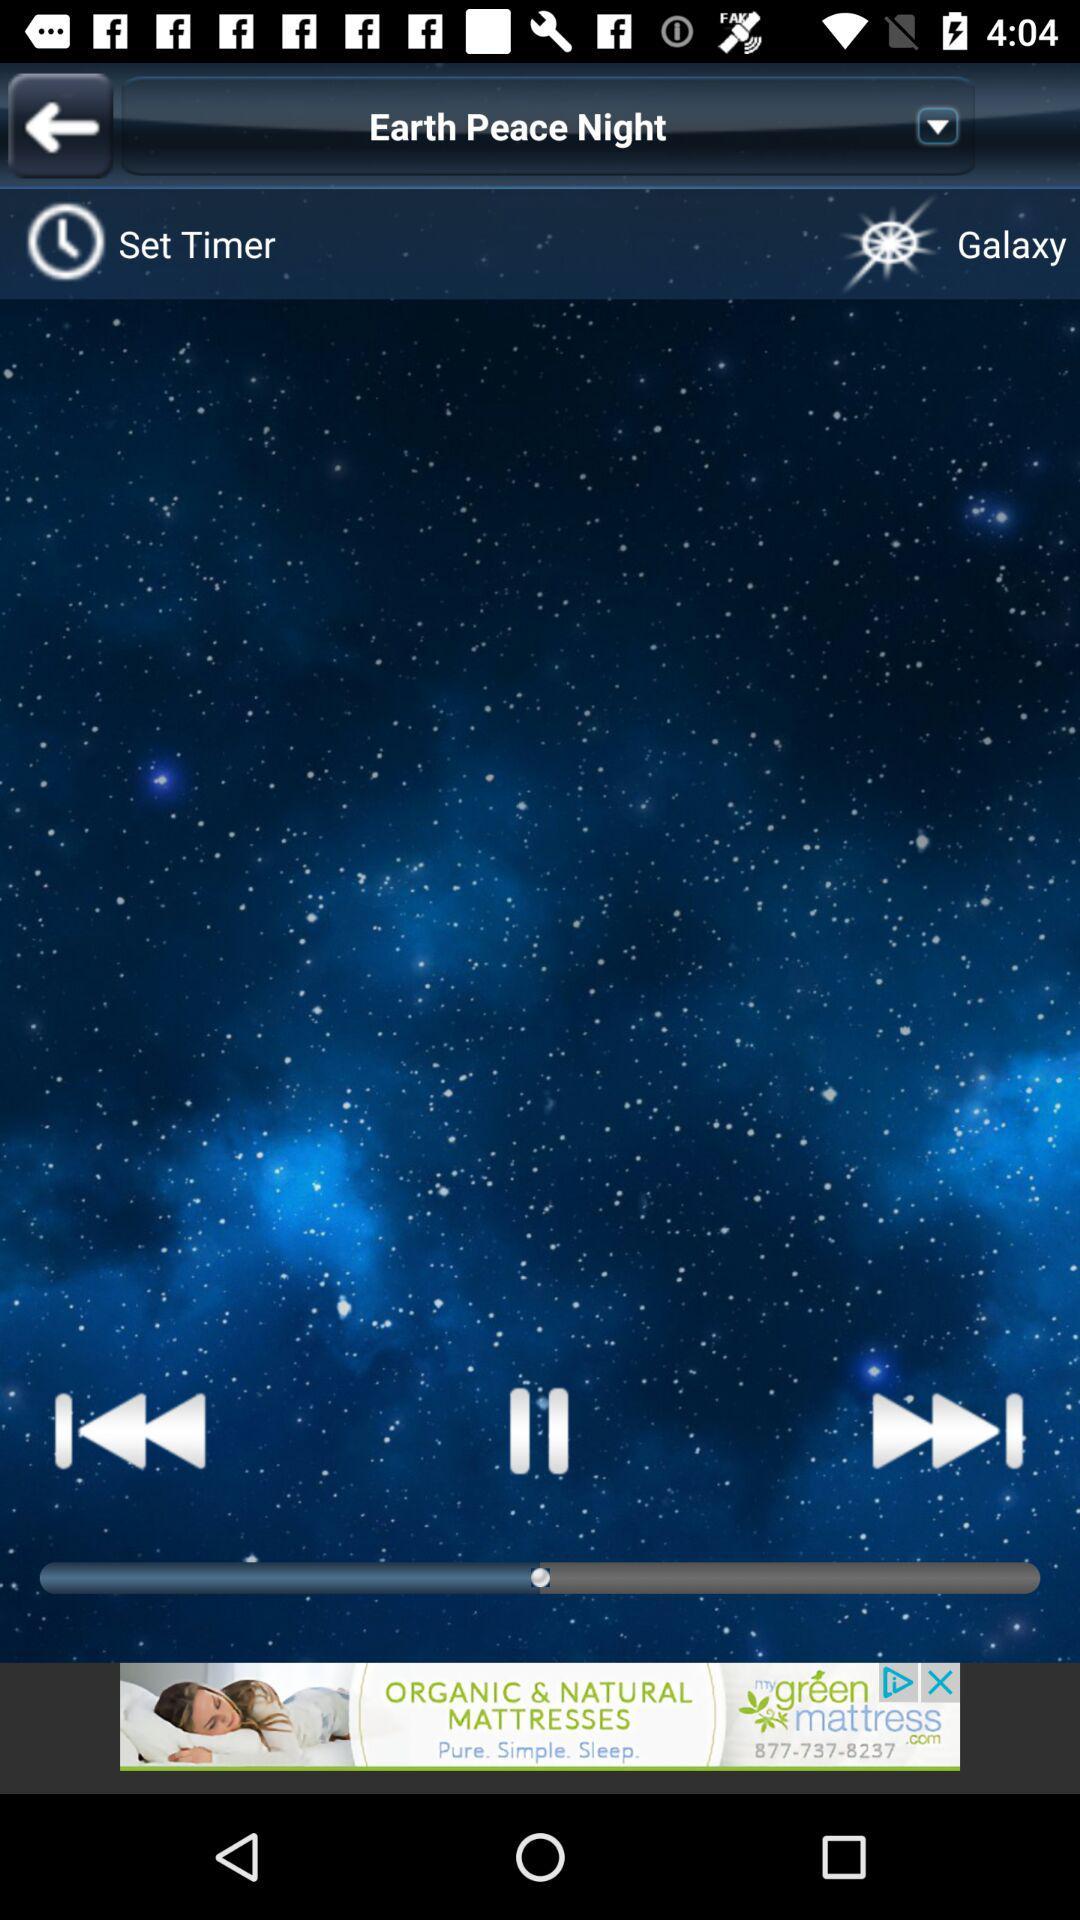  Describe the element at coordinates (131, 1429) in the screenshot. I see `rite pega` at that location.